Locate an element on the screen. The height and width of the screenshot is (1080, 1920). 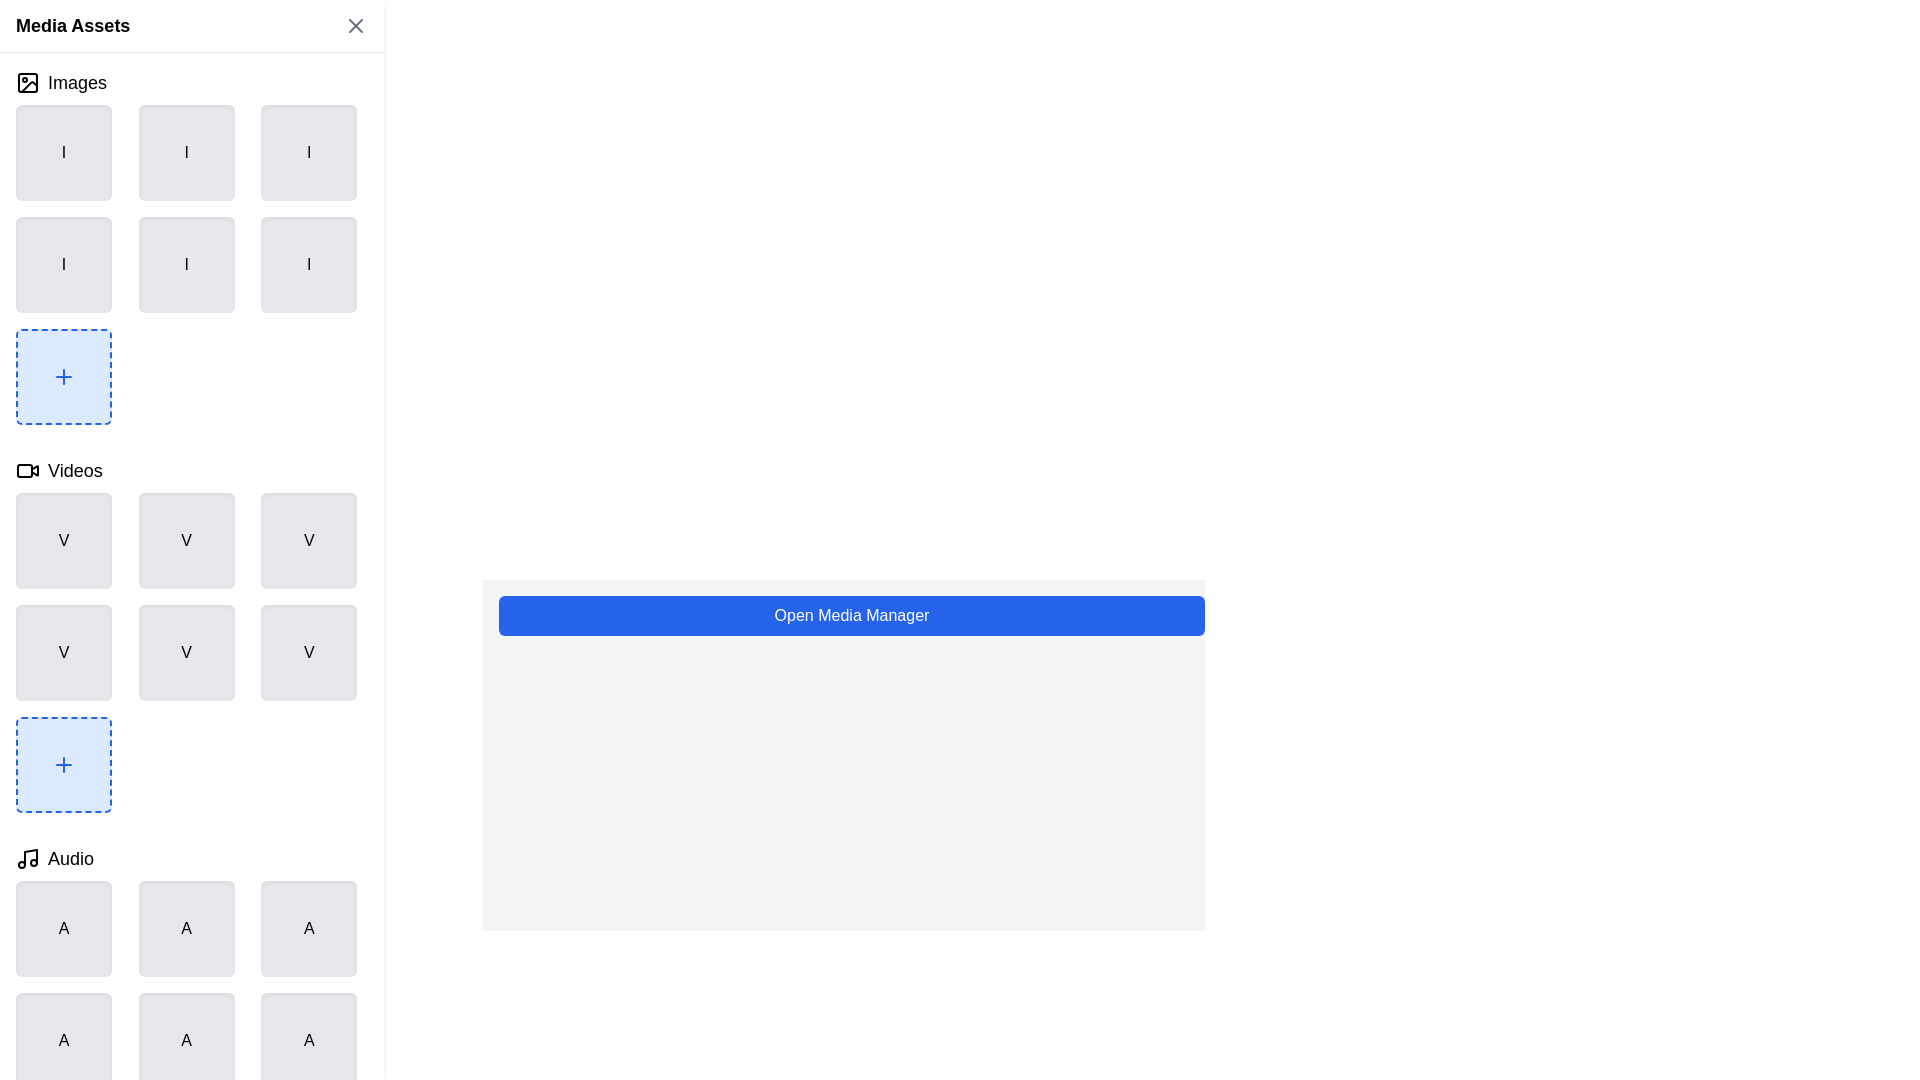
the grid cell displaying a light gray background with a centered 'V' in the middle column of the second row under the 'Videos' section is located at coordinates (192, 652).